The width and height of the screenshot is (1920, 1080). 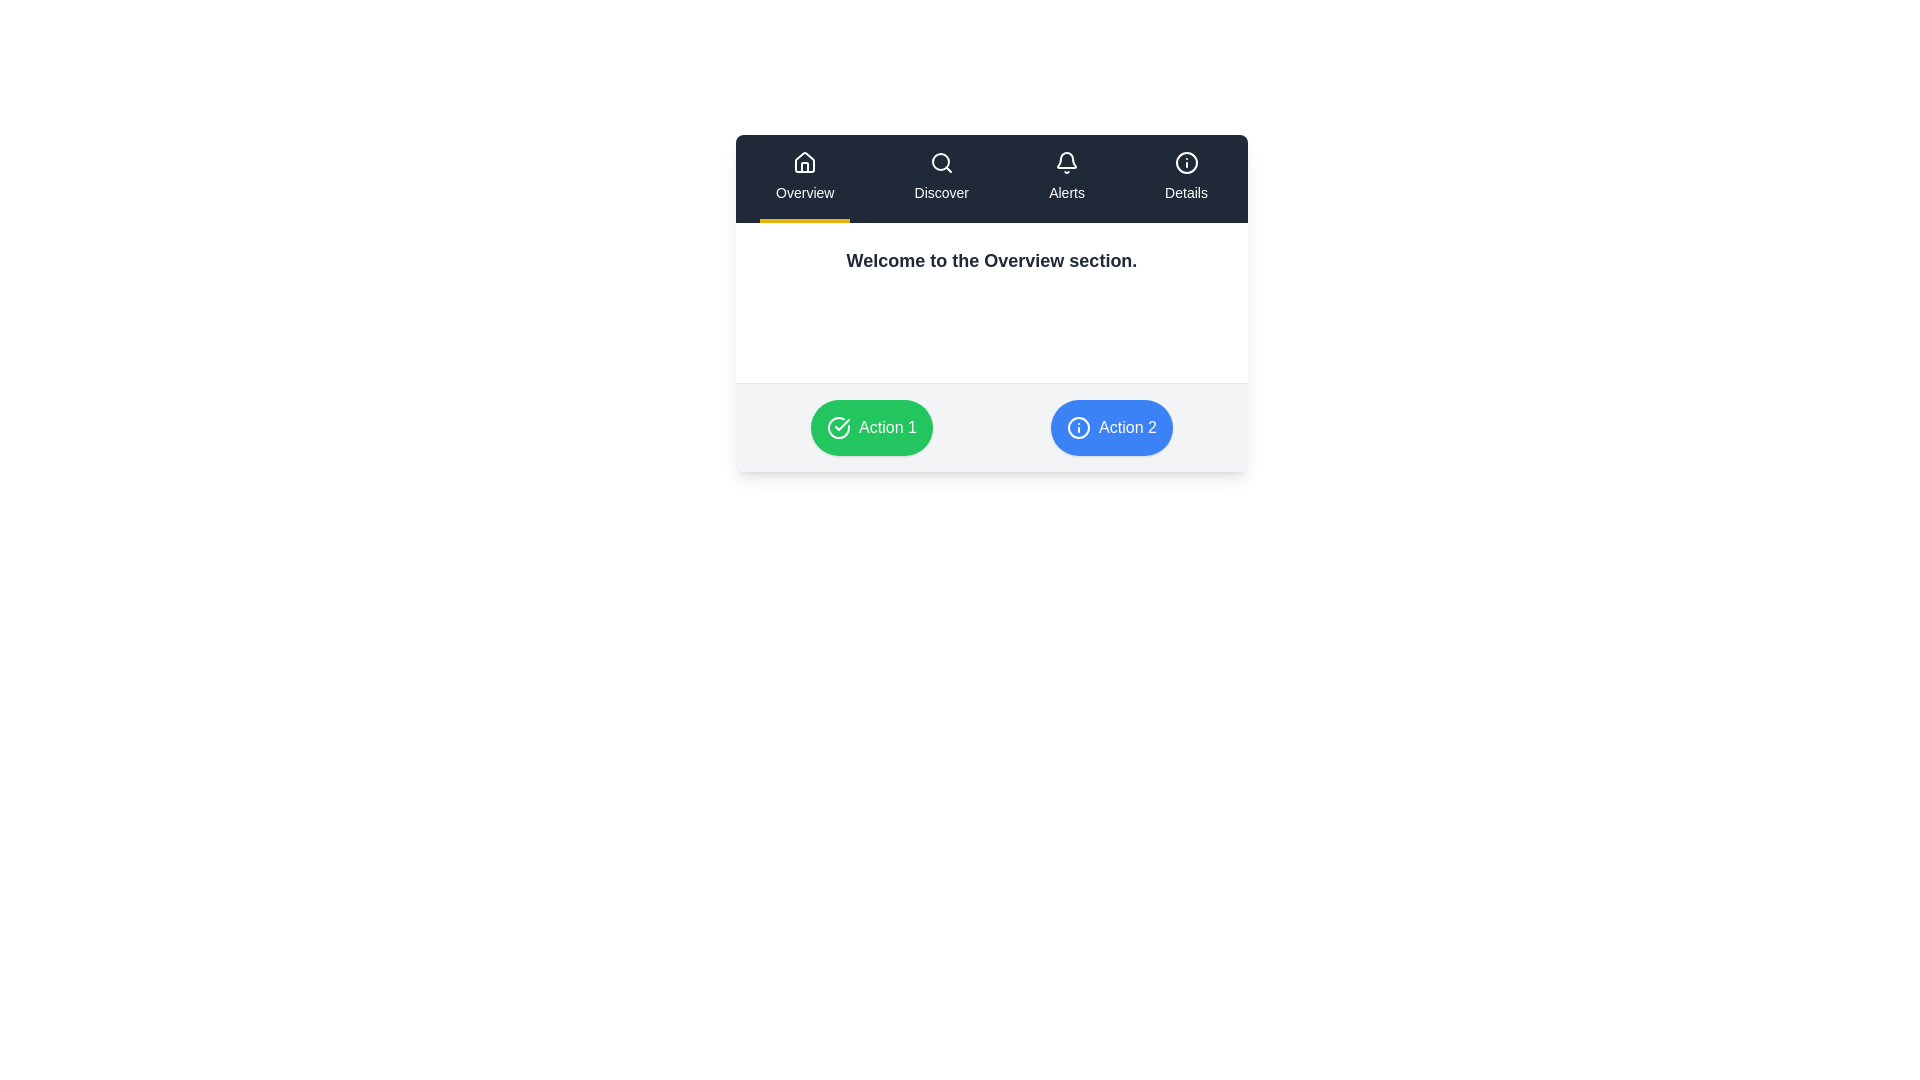 What do you see at coordinates (1186, 161) in the screenshot?
I see `the circular 'Details' icon located in the top navigation bar on the far right` at bounding box center [1186, 161].